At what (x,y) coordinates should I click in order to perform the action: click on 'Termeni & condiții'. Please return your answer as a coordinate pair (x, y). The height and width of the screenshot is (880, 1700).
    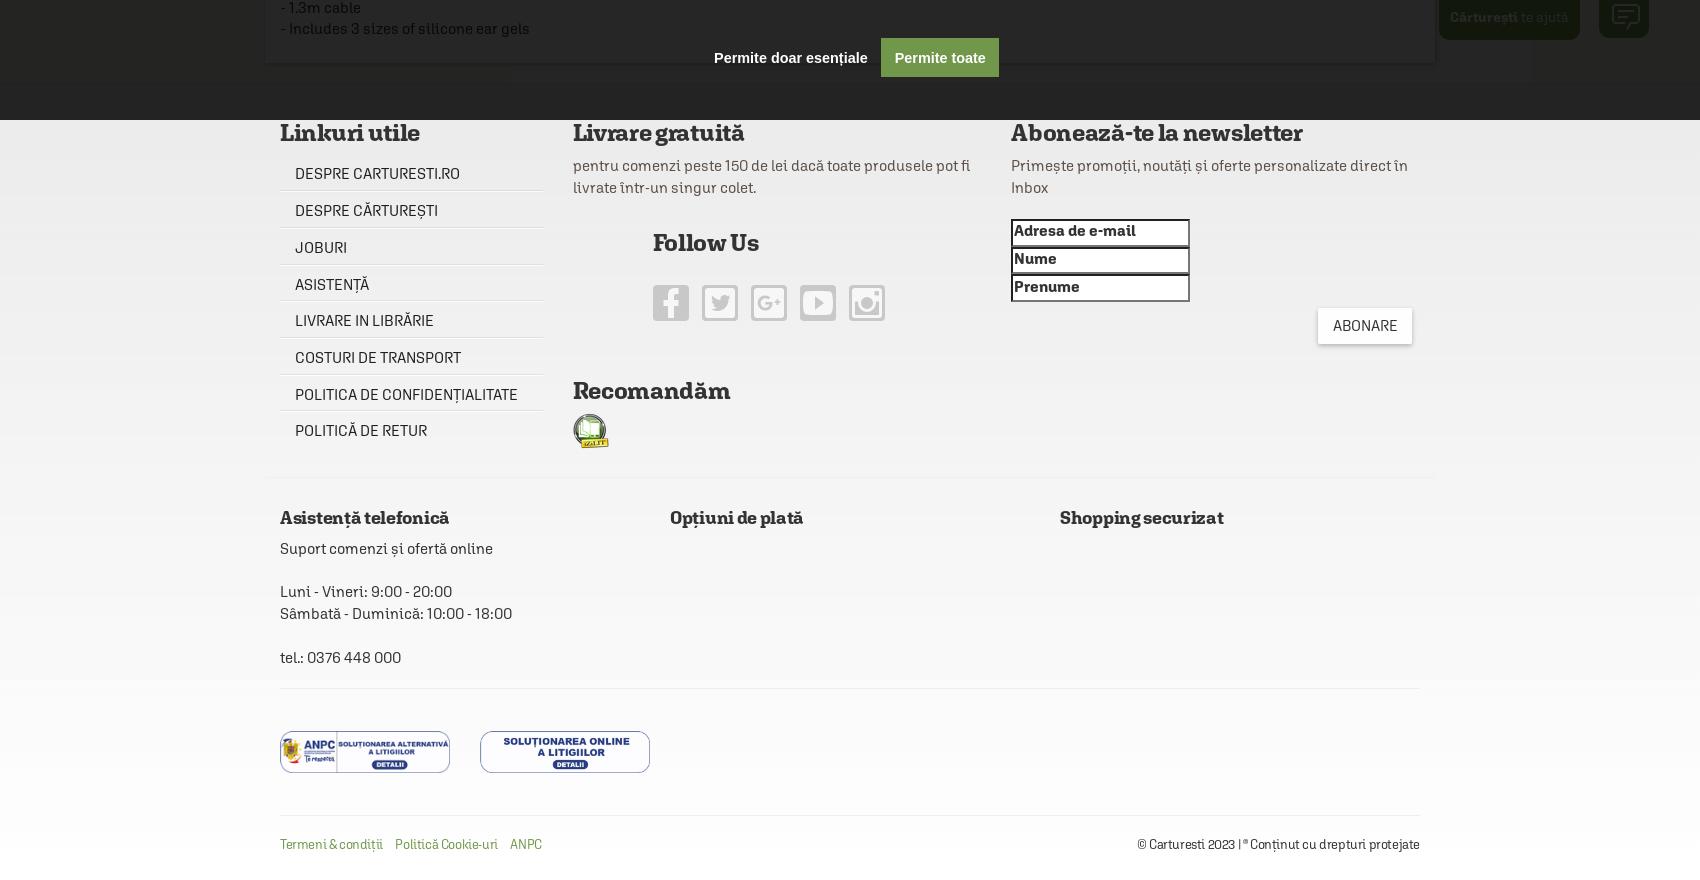
    Looking at the image, I should click on (279, 844).